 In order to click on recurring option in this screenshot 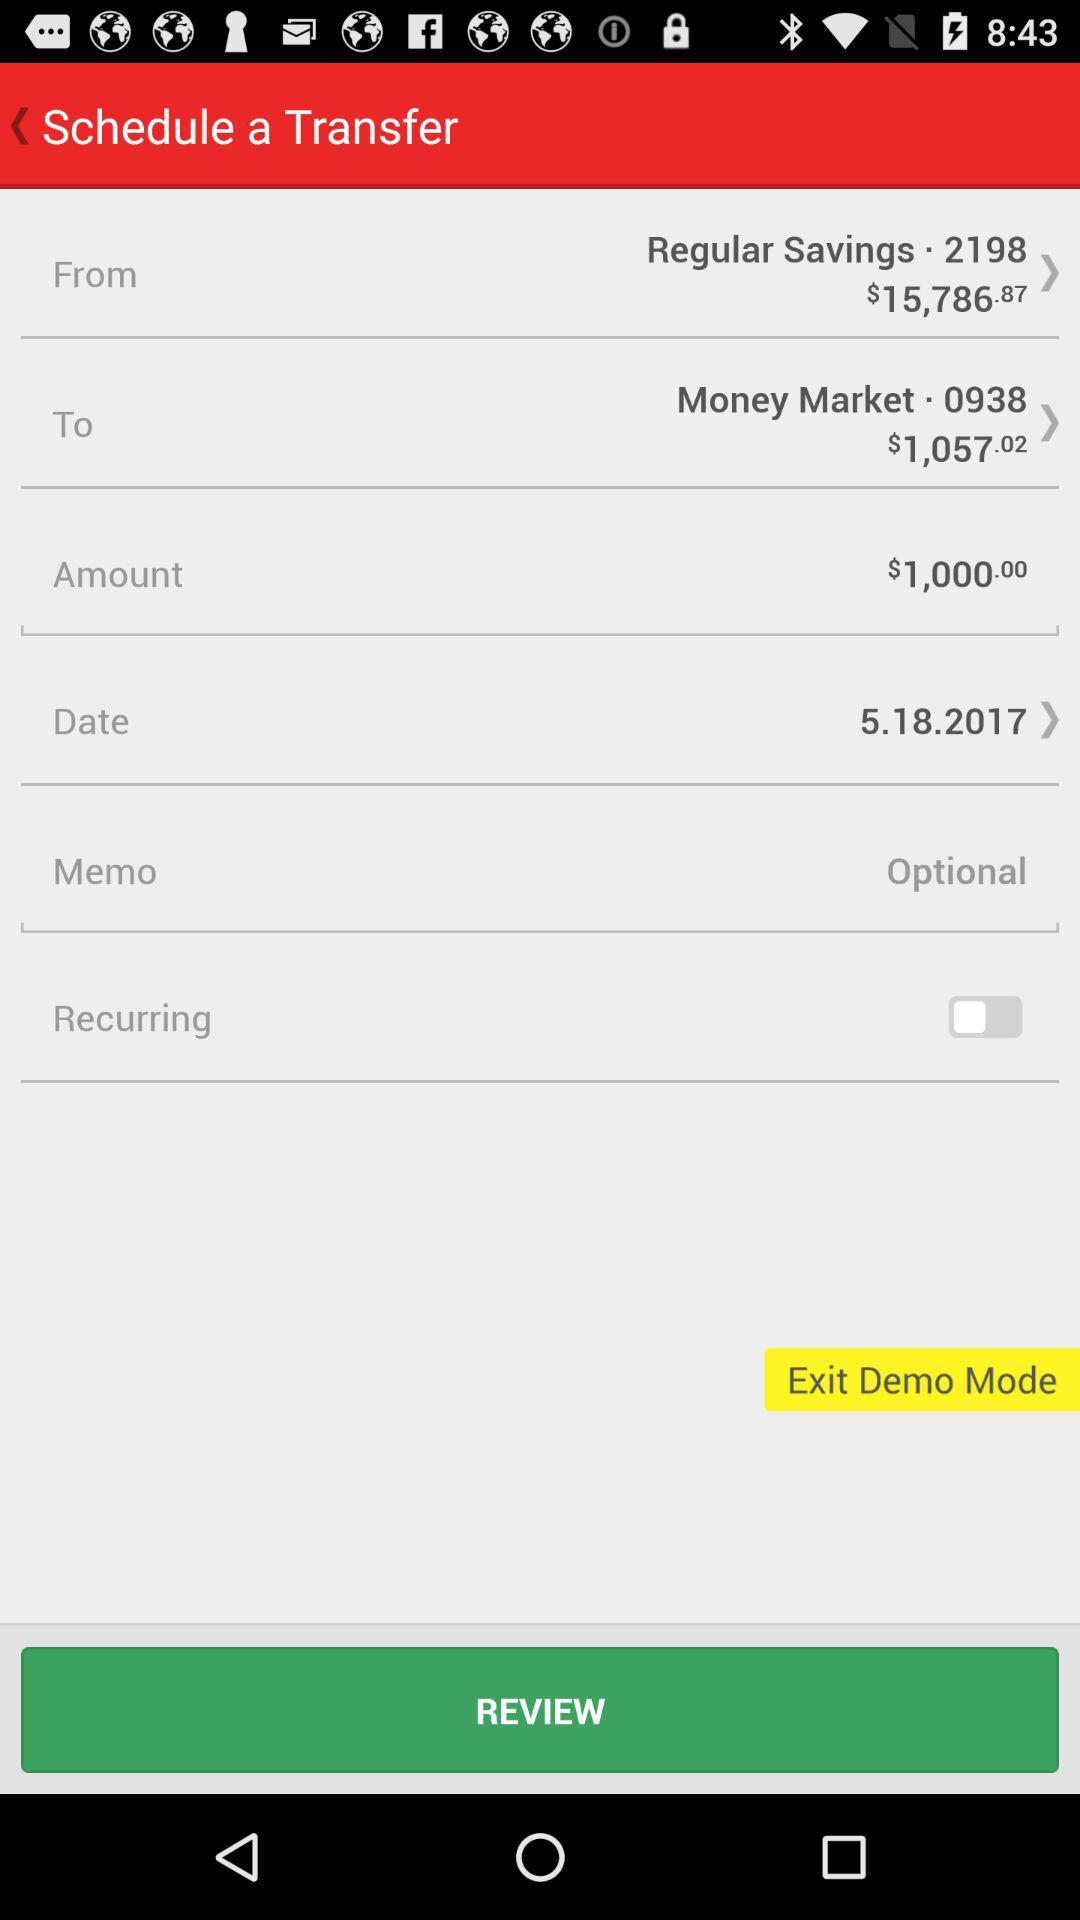, I will do `click(984, 1017)`.